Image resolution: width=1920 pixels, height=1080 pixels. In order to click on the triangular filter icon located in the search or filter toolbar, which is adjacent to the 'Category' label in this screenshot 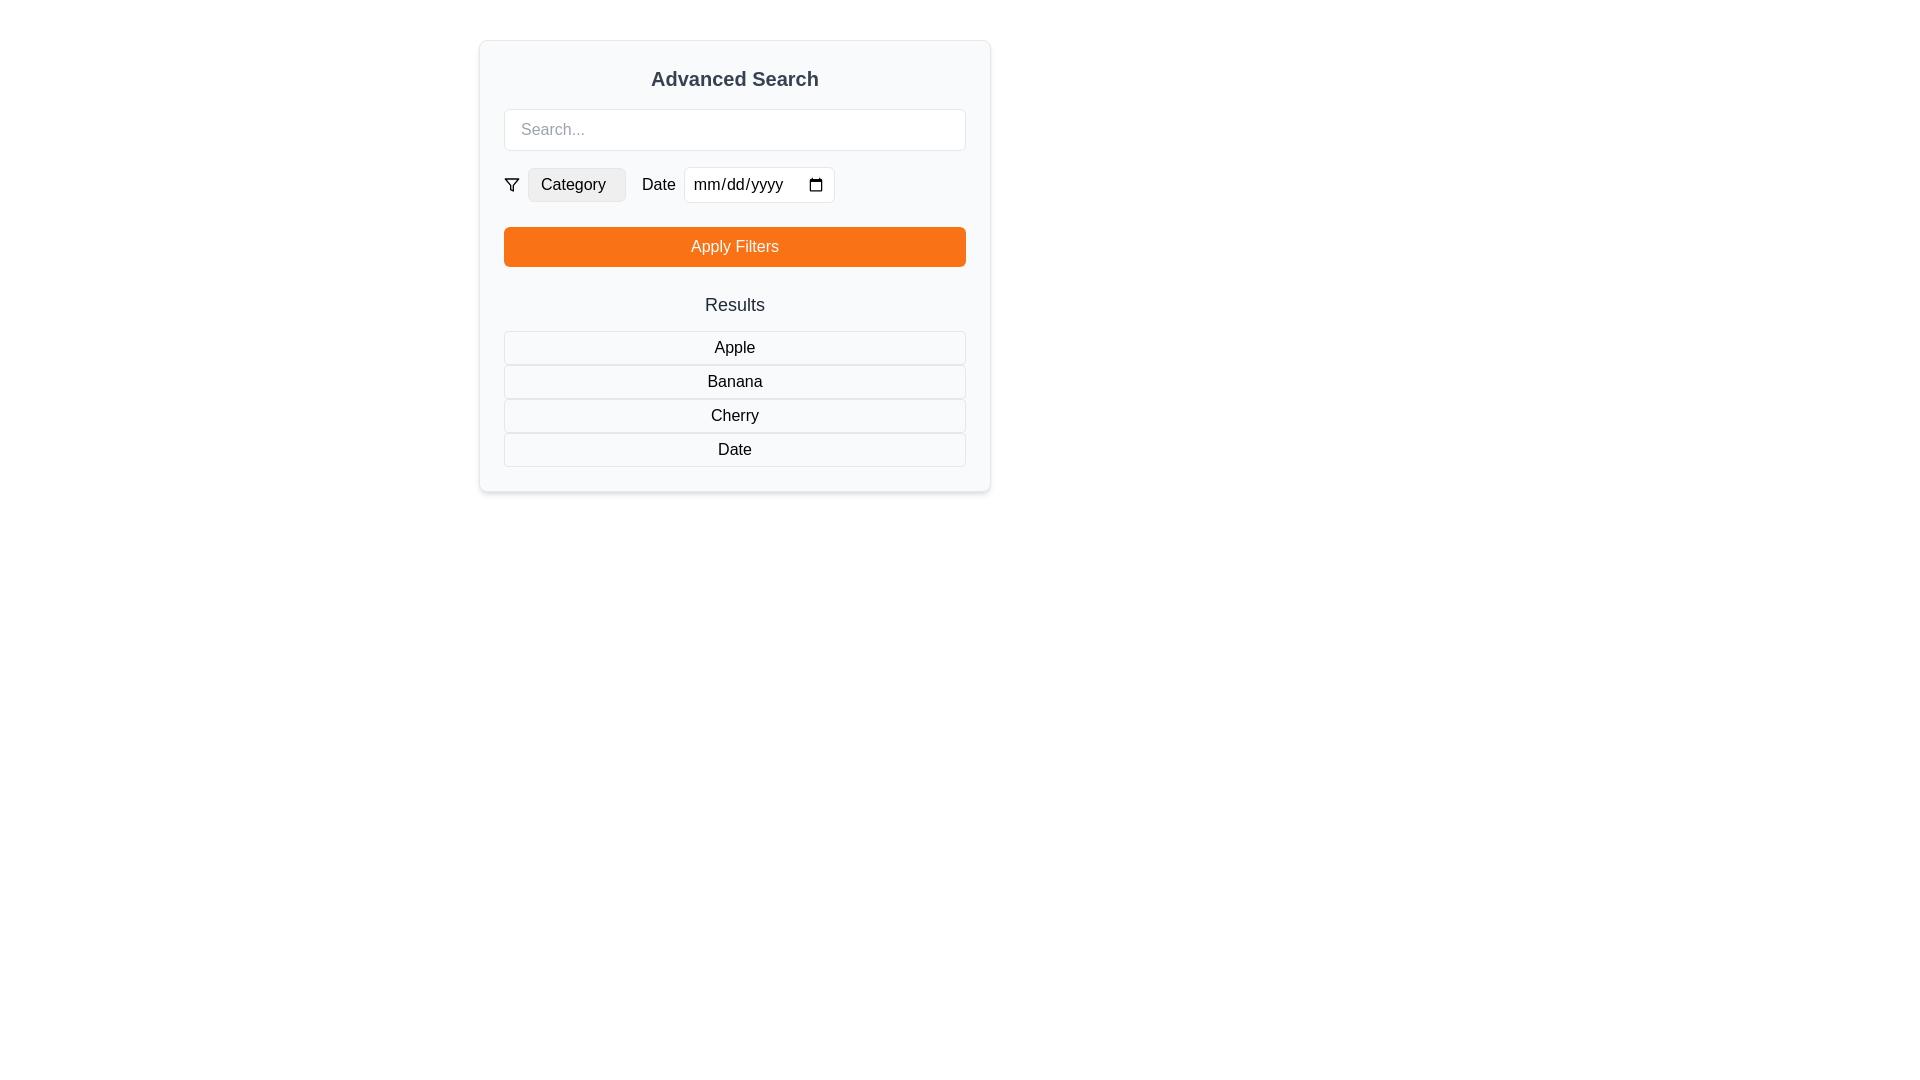, I will do `click(512, 185)`.